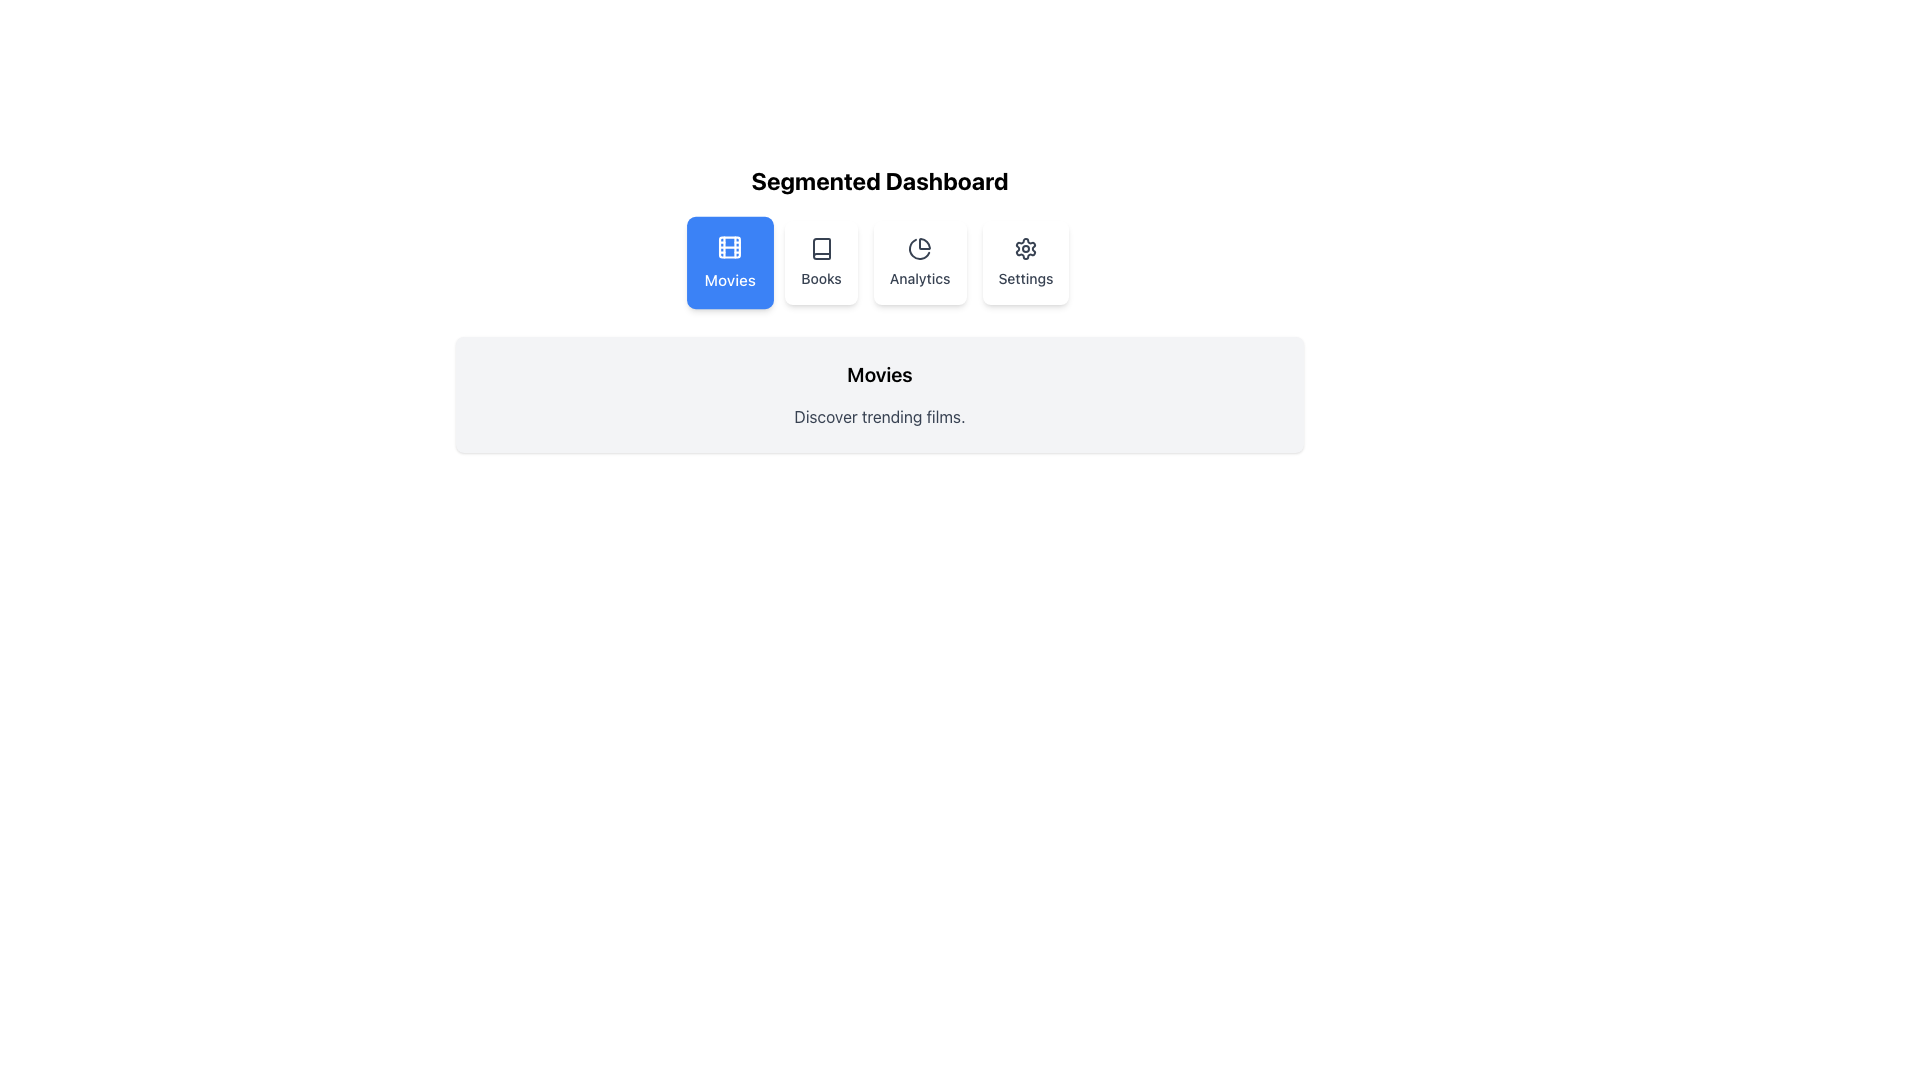 The image size is (1920, 1080). I want to click on the informational text label that serves as a title for a section related to movies, positioned above the secondary text line 'Discover trending films.', so click(879, 374).